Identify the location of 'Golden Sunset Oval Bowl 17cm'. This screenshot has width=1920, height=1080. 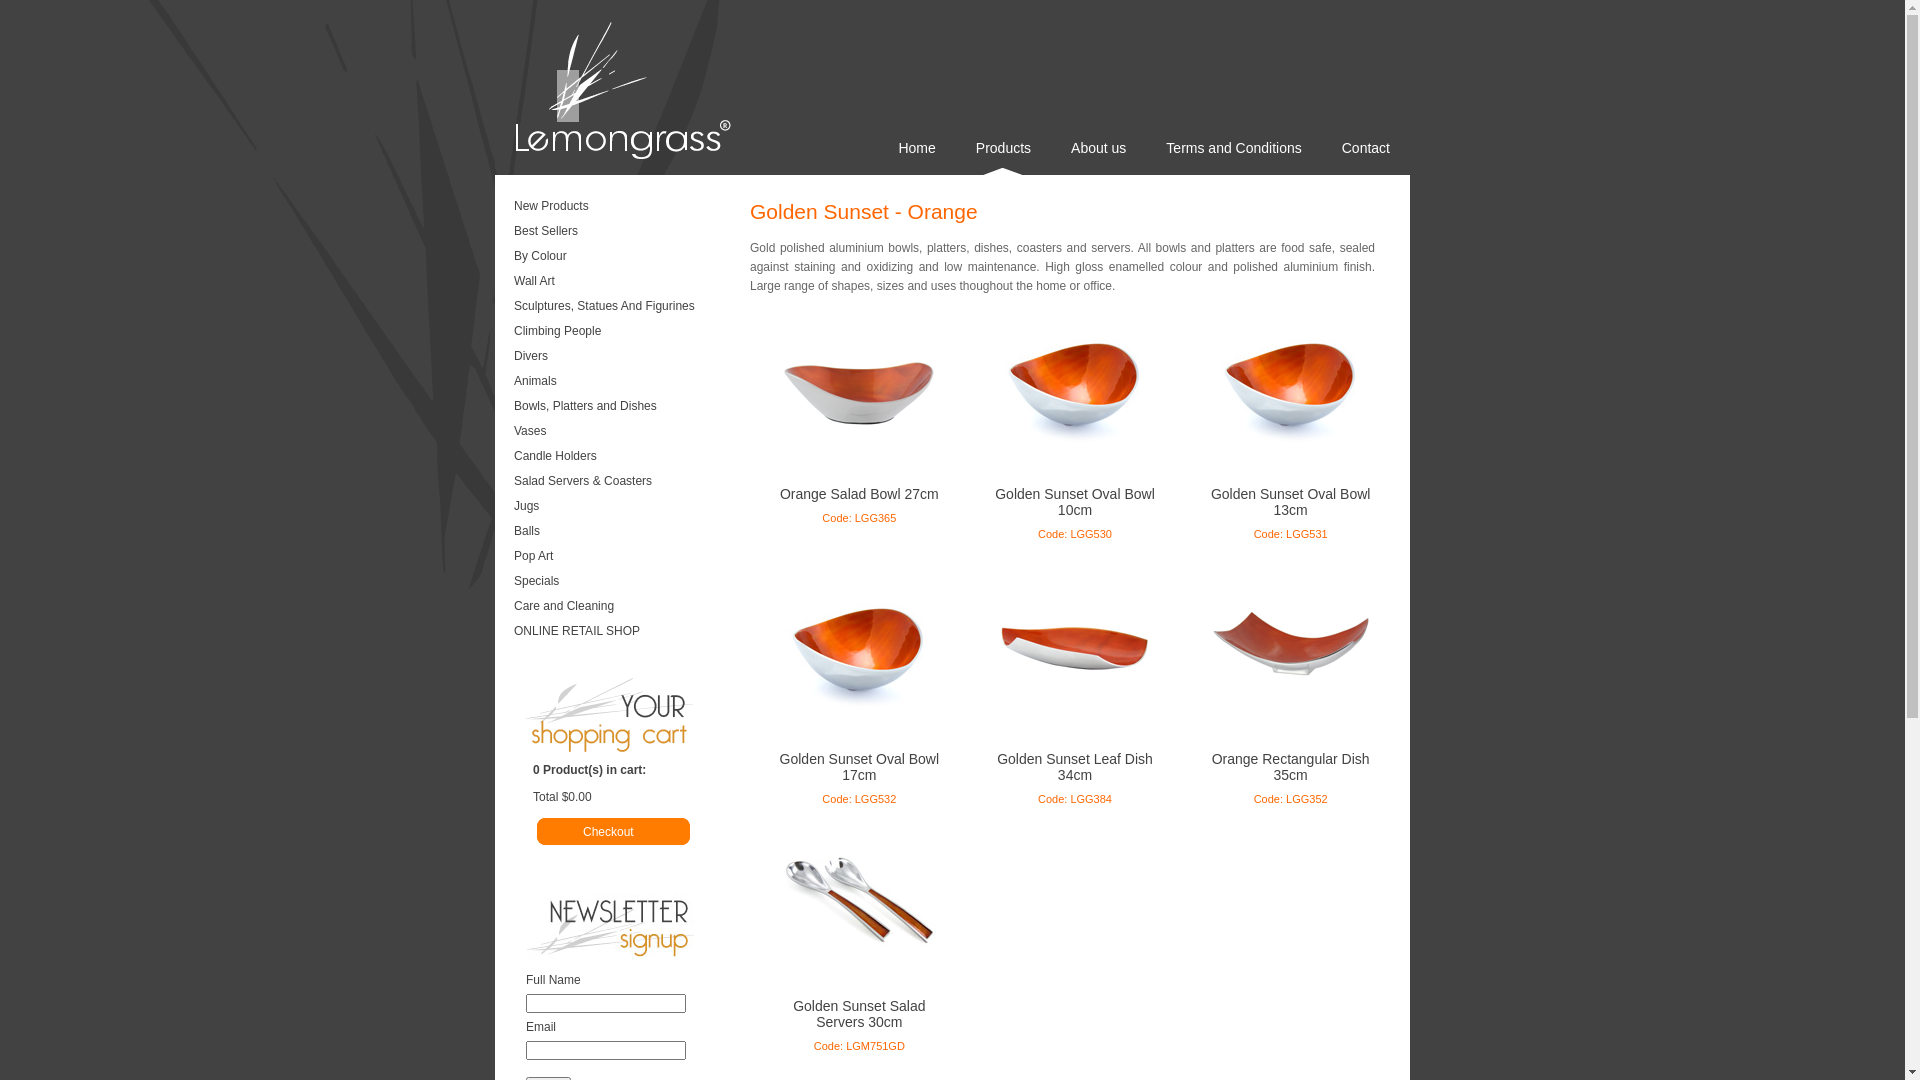
(859, 766).